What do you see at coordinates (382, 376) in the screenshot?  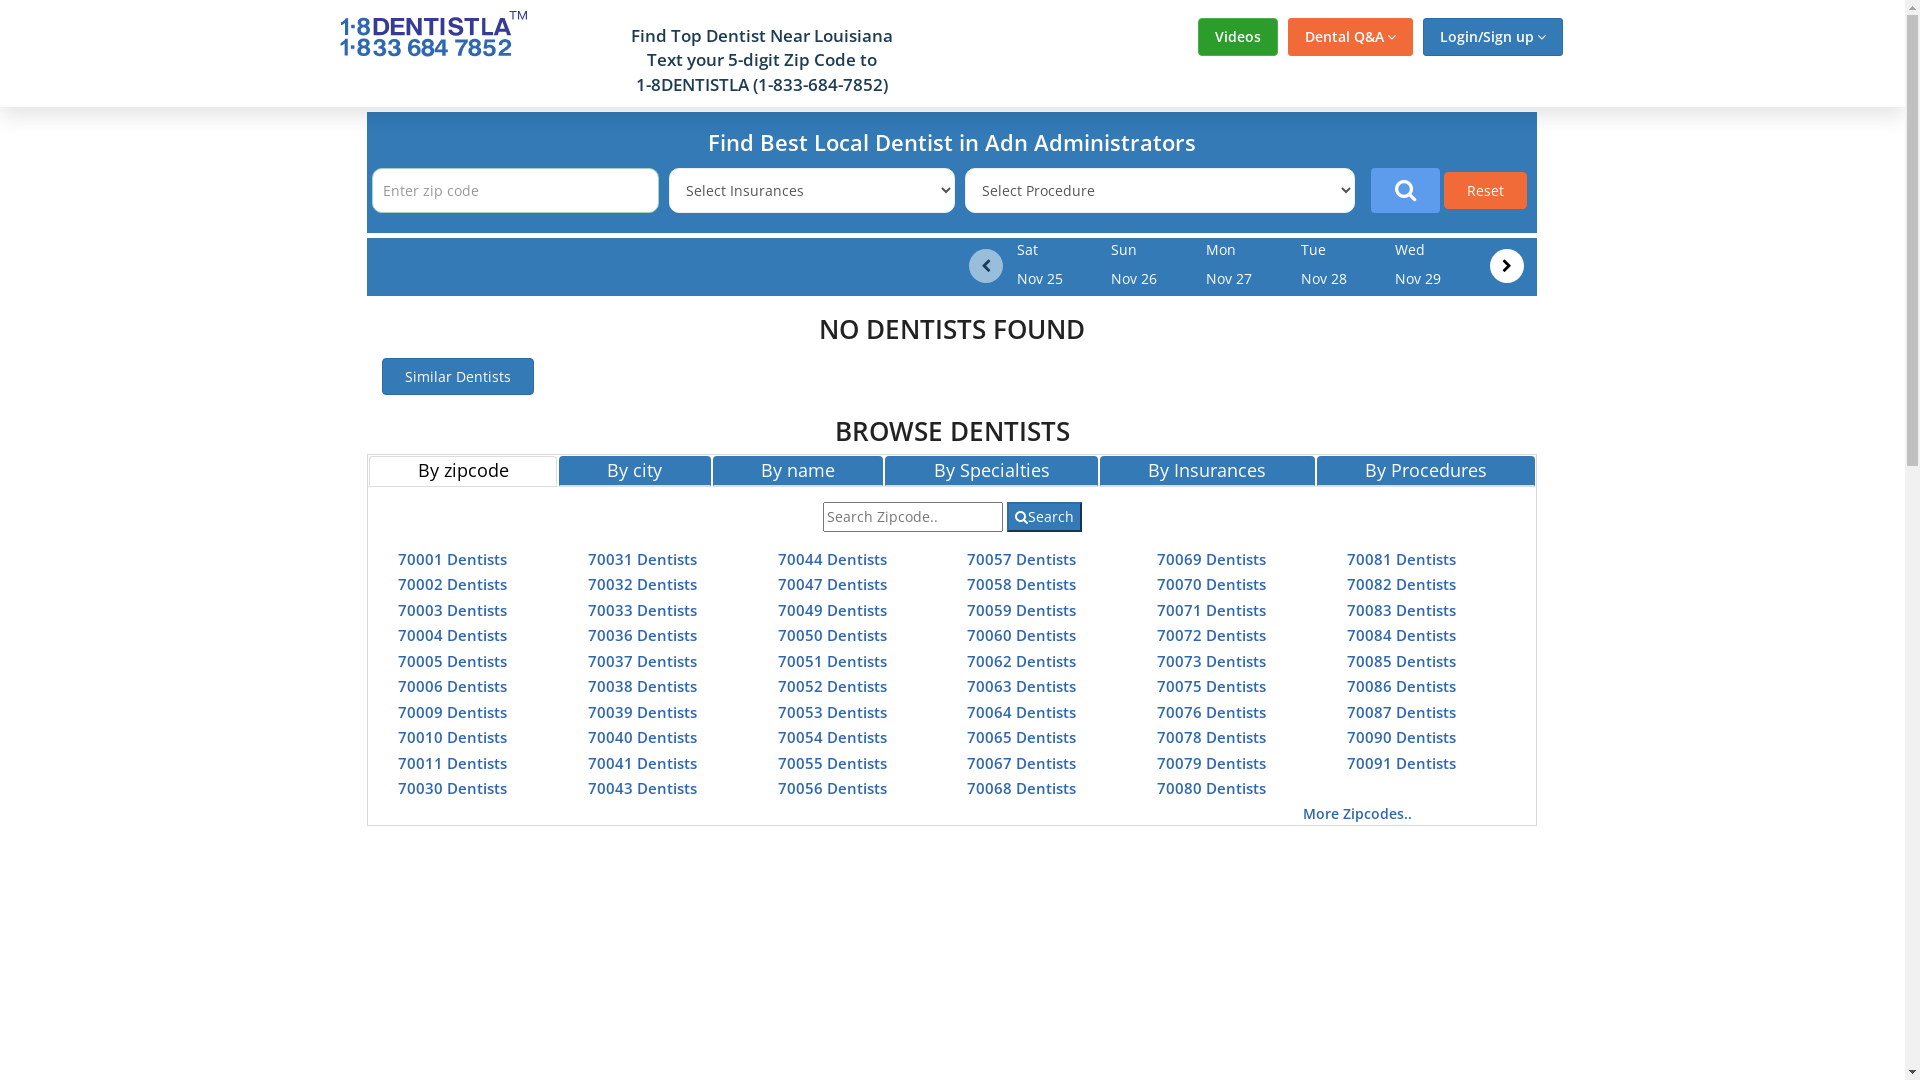 I see `'Similar Dentists'` at bounding box center [382, 376].